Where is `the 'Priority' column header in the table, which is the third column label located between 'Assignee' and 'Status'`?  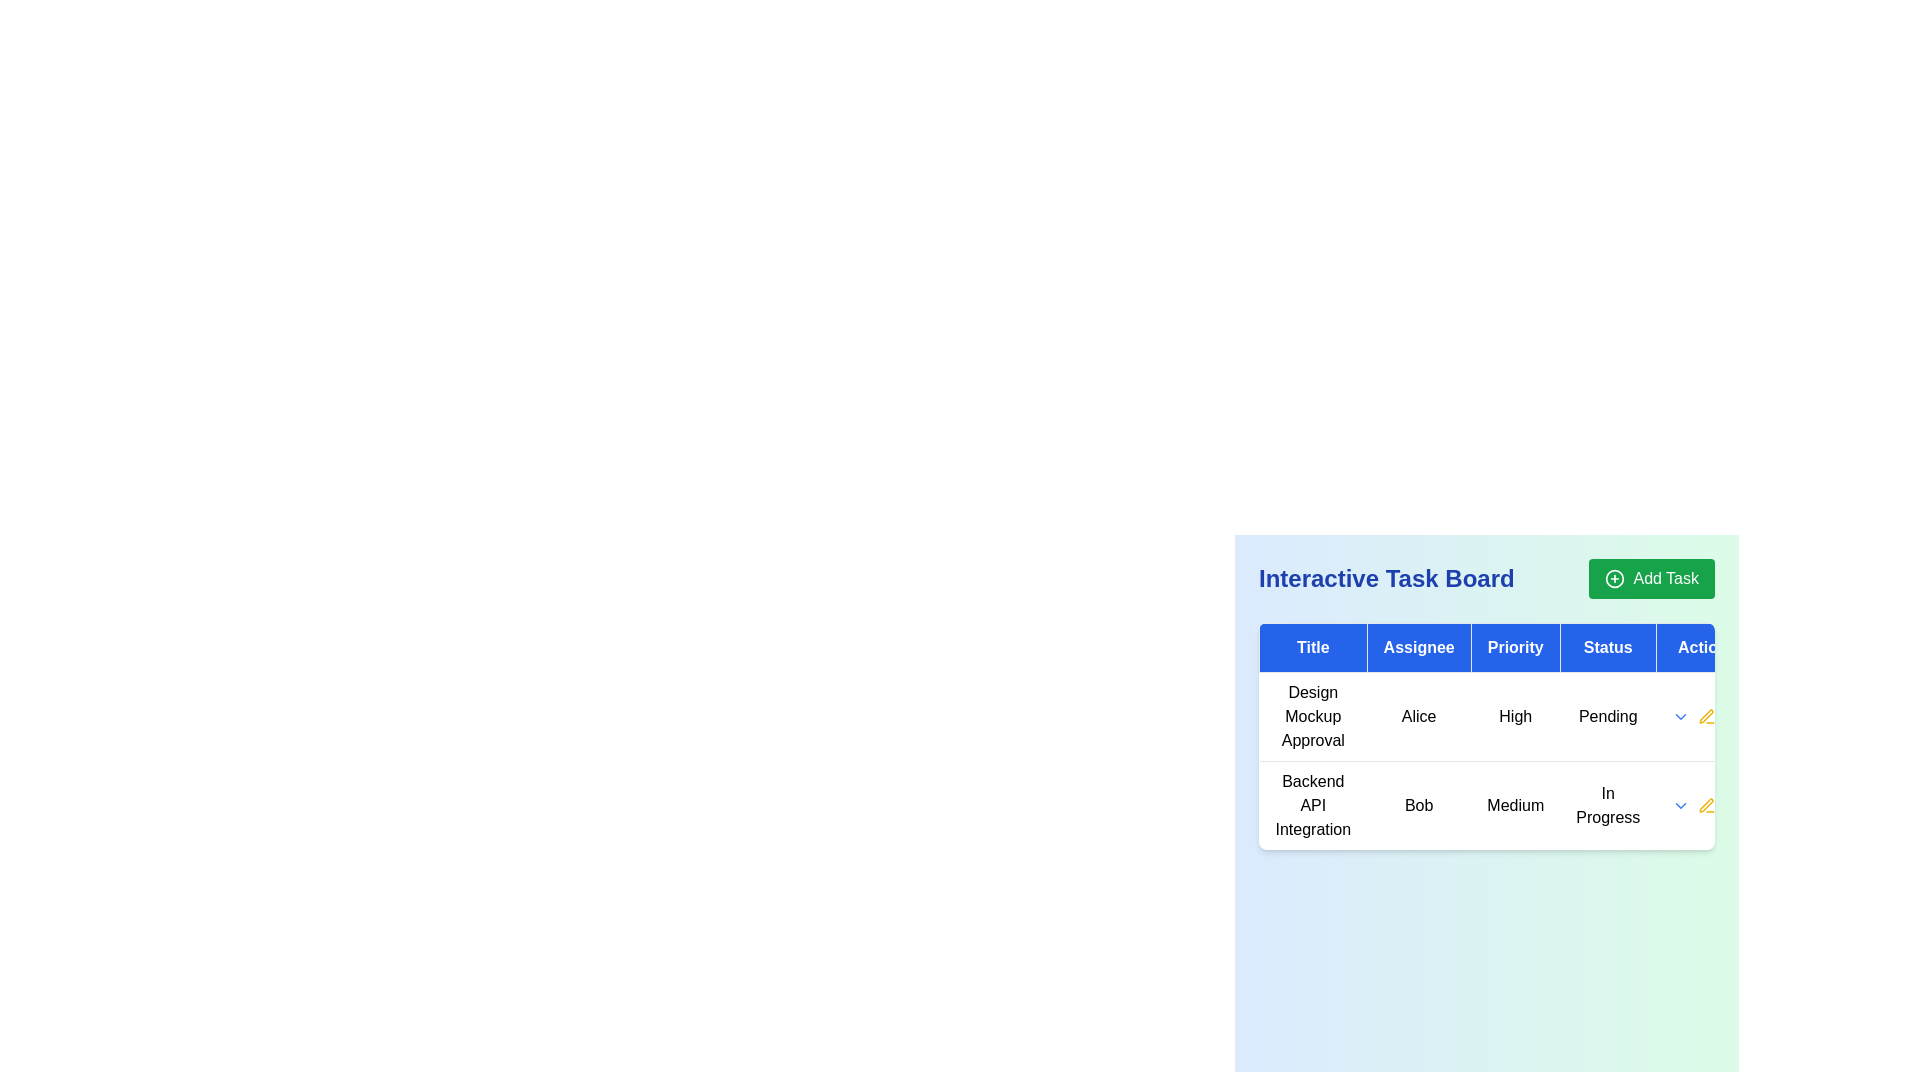
the 'Priority' column header in the table, which is the third column label located between 'Assignee' and 'Status' is located at coordinates (1515, 648).